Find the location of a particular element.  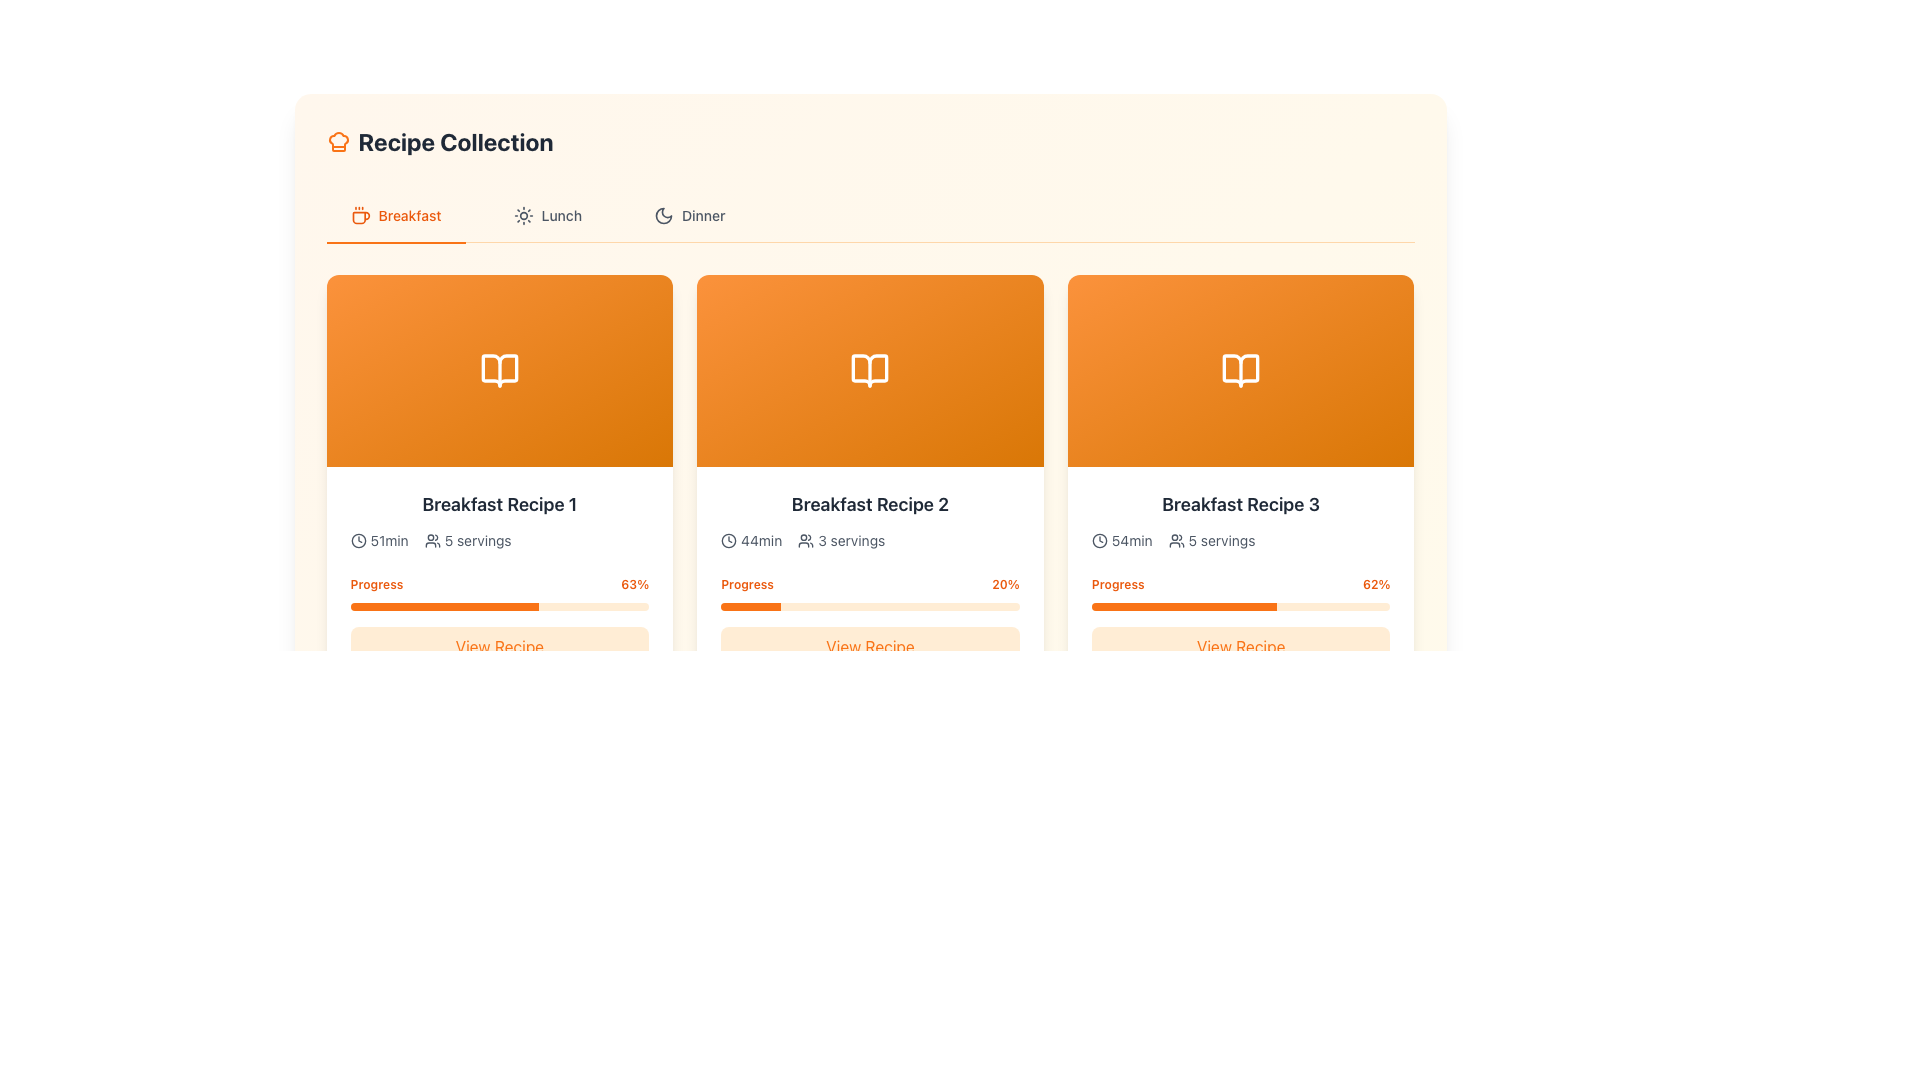

the 'Progress' text label, which is displayed in small, bold, orange text and is positioned above the progress bar in the second card of a horizontal row of three cards is located at coordinates (746, 585).